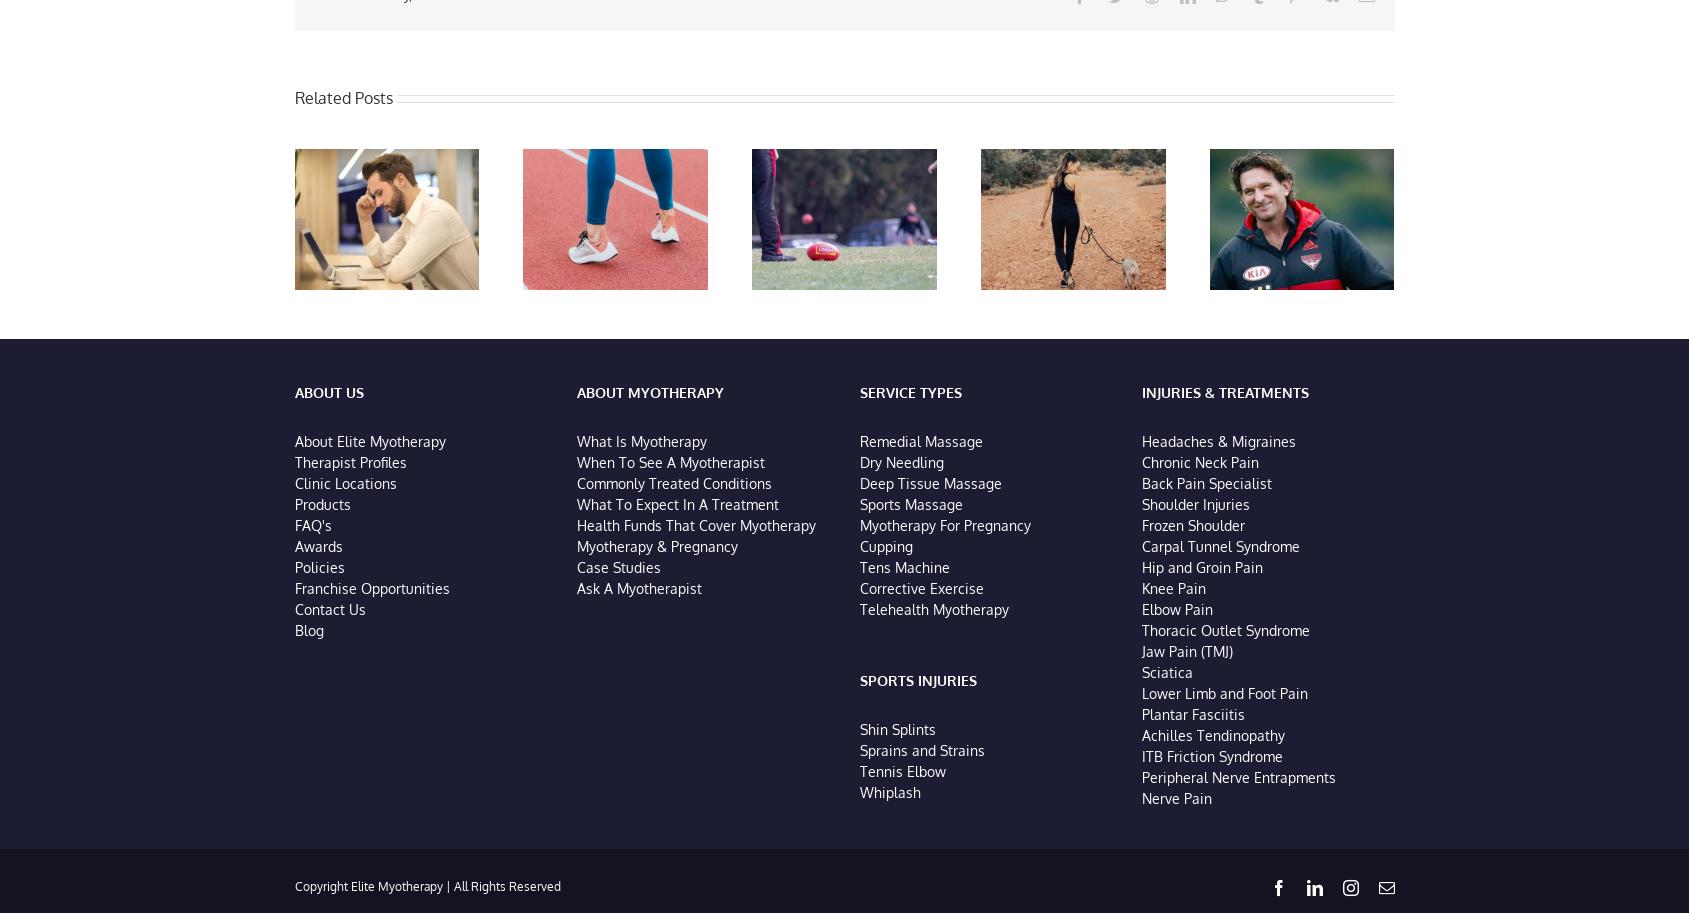 The image size is (1689, 913). I want to click on 'FAQ's', so click(312, 528).